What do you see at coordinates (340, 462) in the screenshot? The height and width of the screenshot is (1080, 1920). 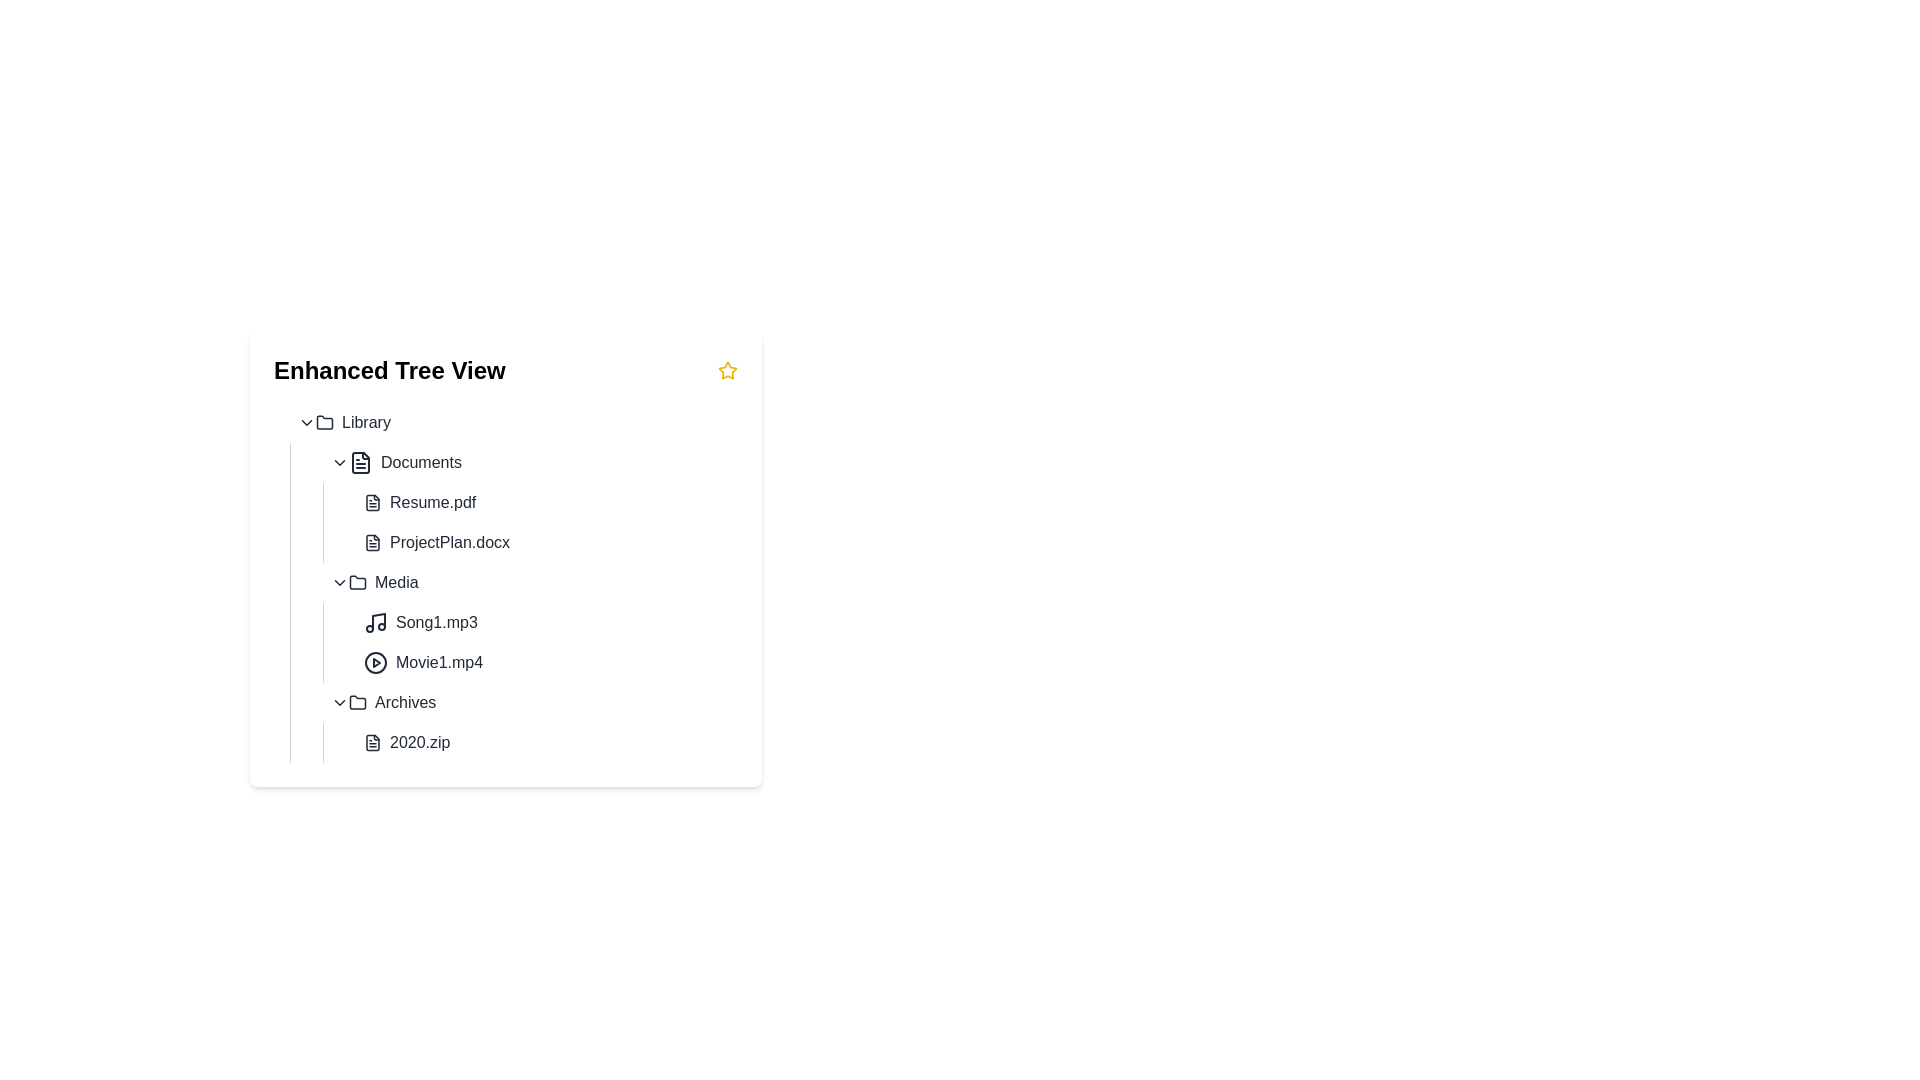 I see `the downward-pointing chevron arrow icon` at bounding box center [340, 462].